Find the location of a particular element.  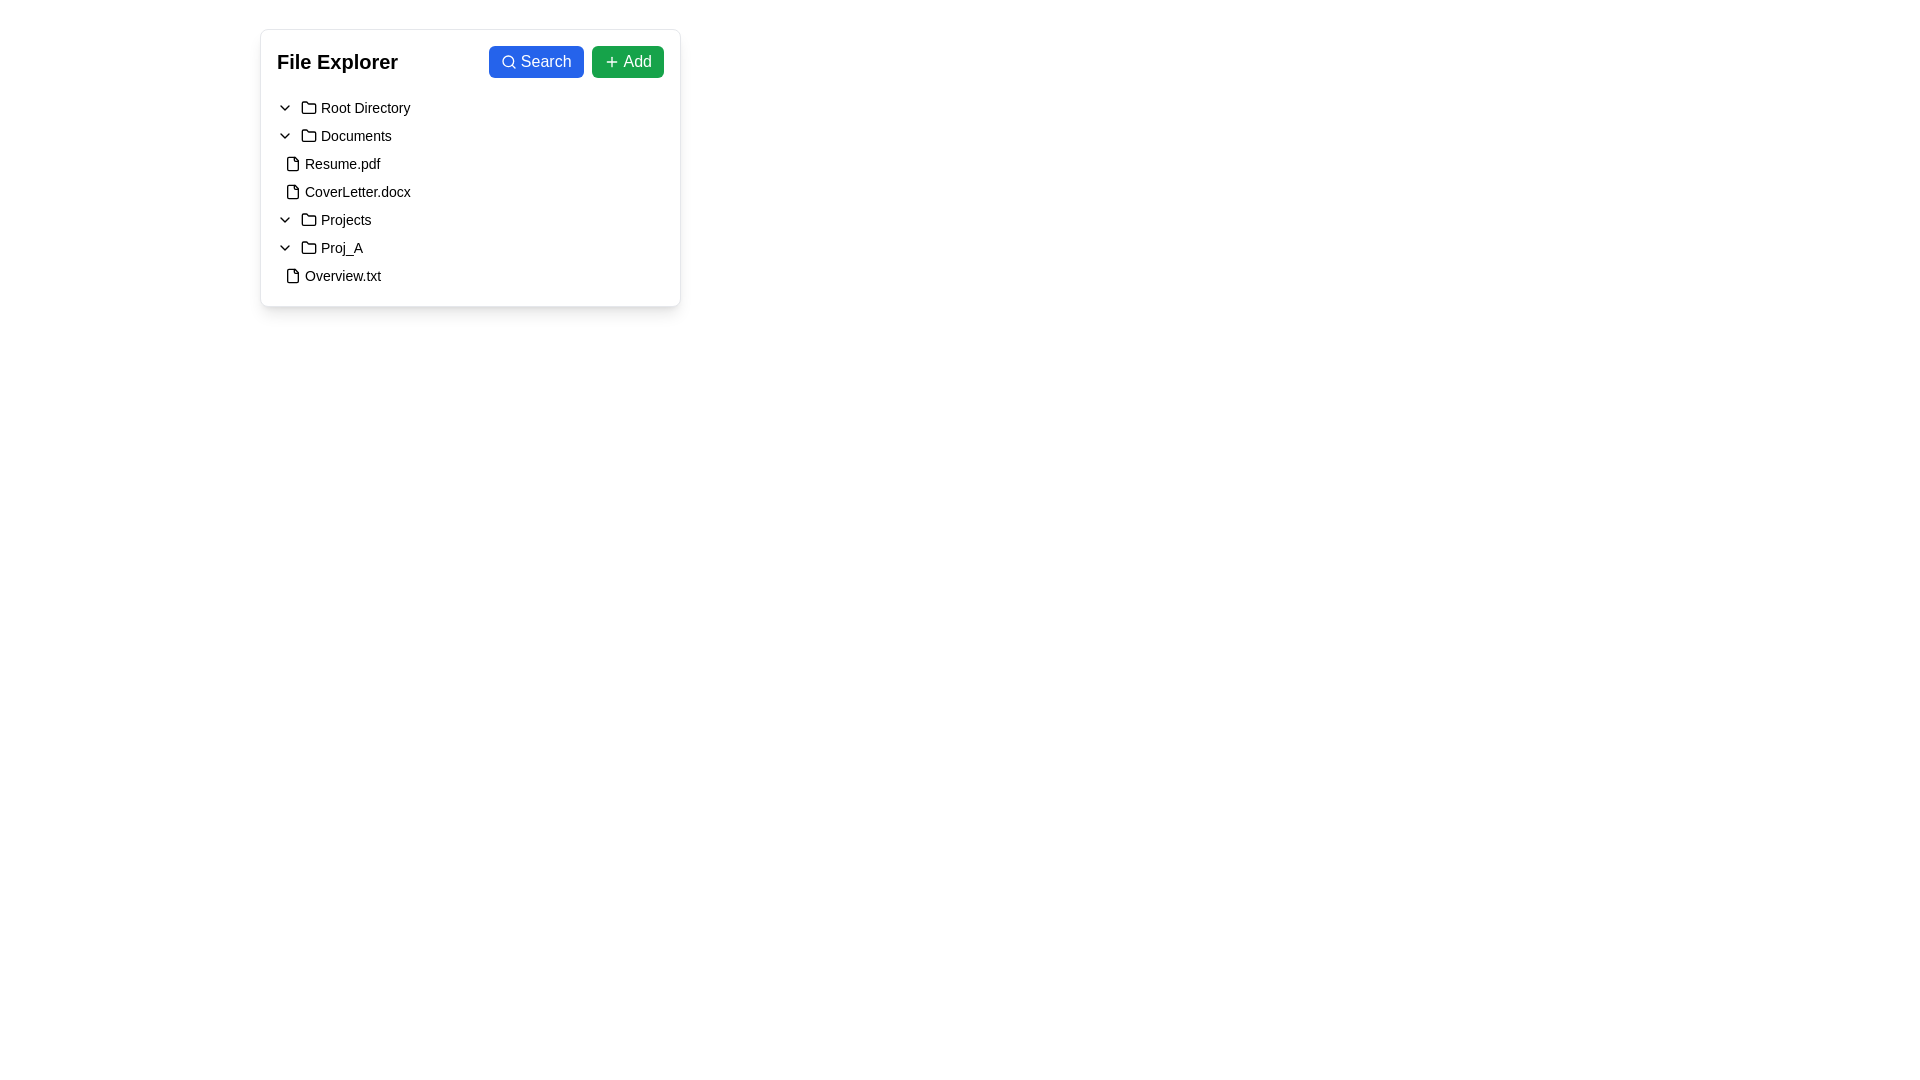

the small file icon next to the text 'Resume.pdf' in the file explorer interface is located at coordinates (291, 163).